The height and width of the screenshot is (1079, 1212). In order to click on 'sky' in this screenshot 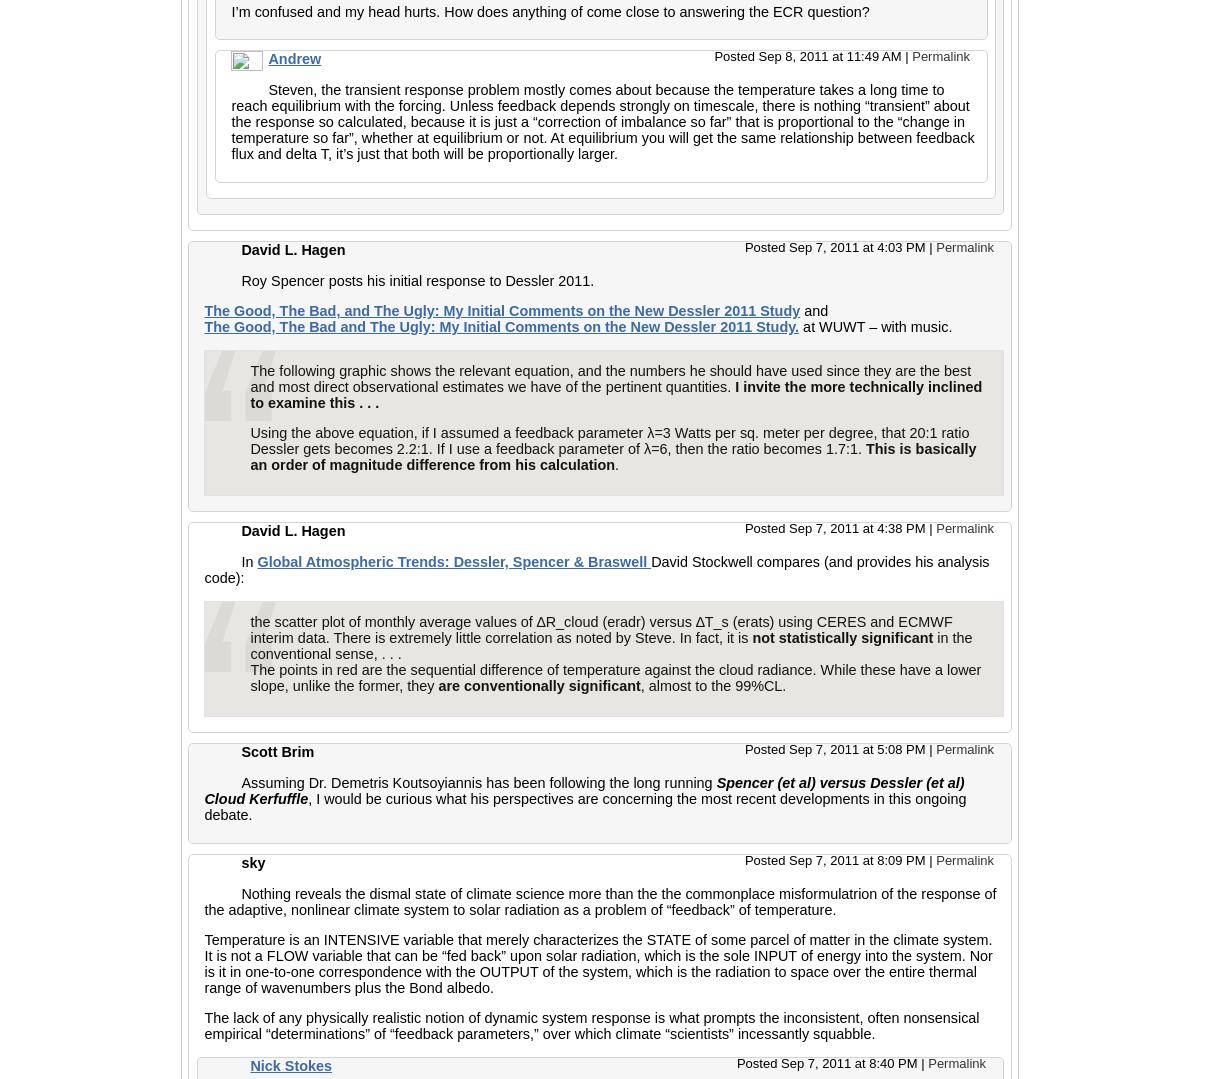, I will do `click(252, 862)`.